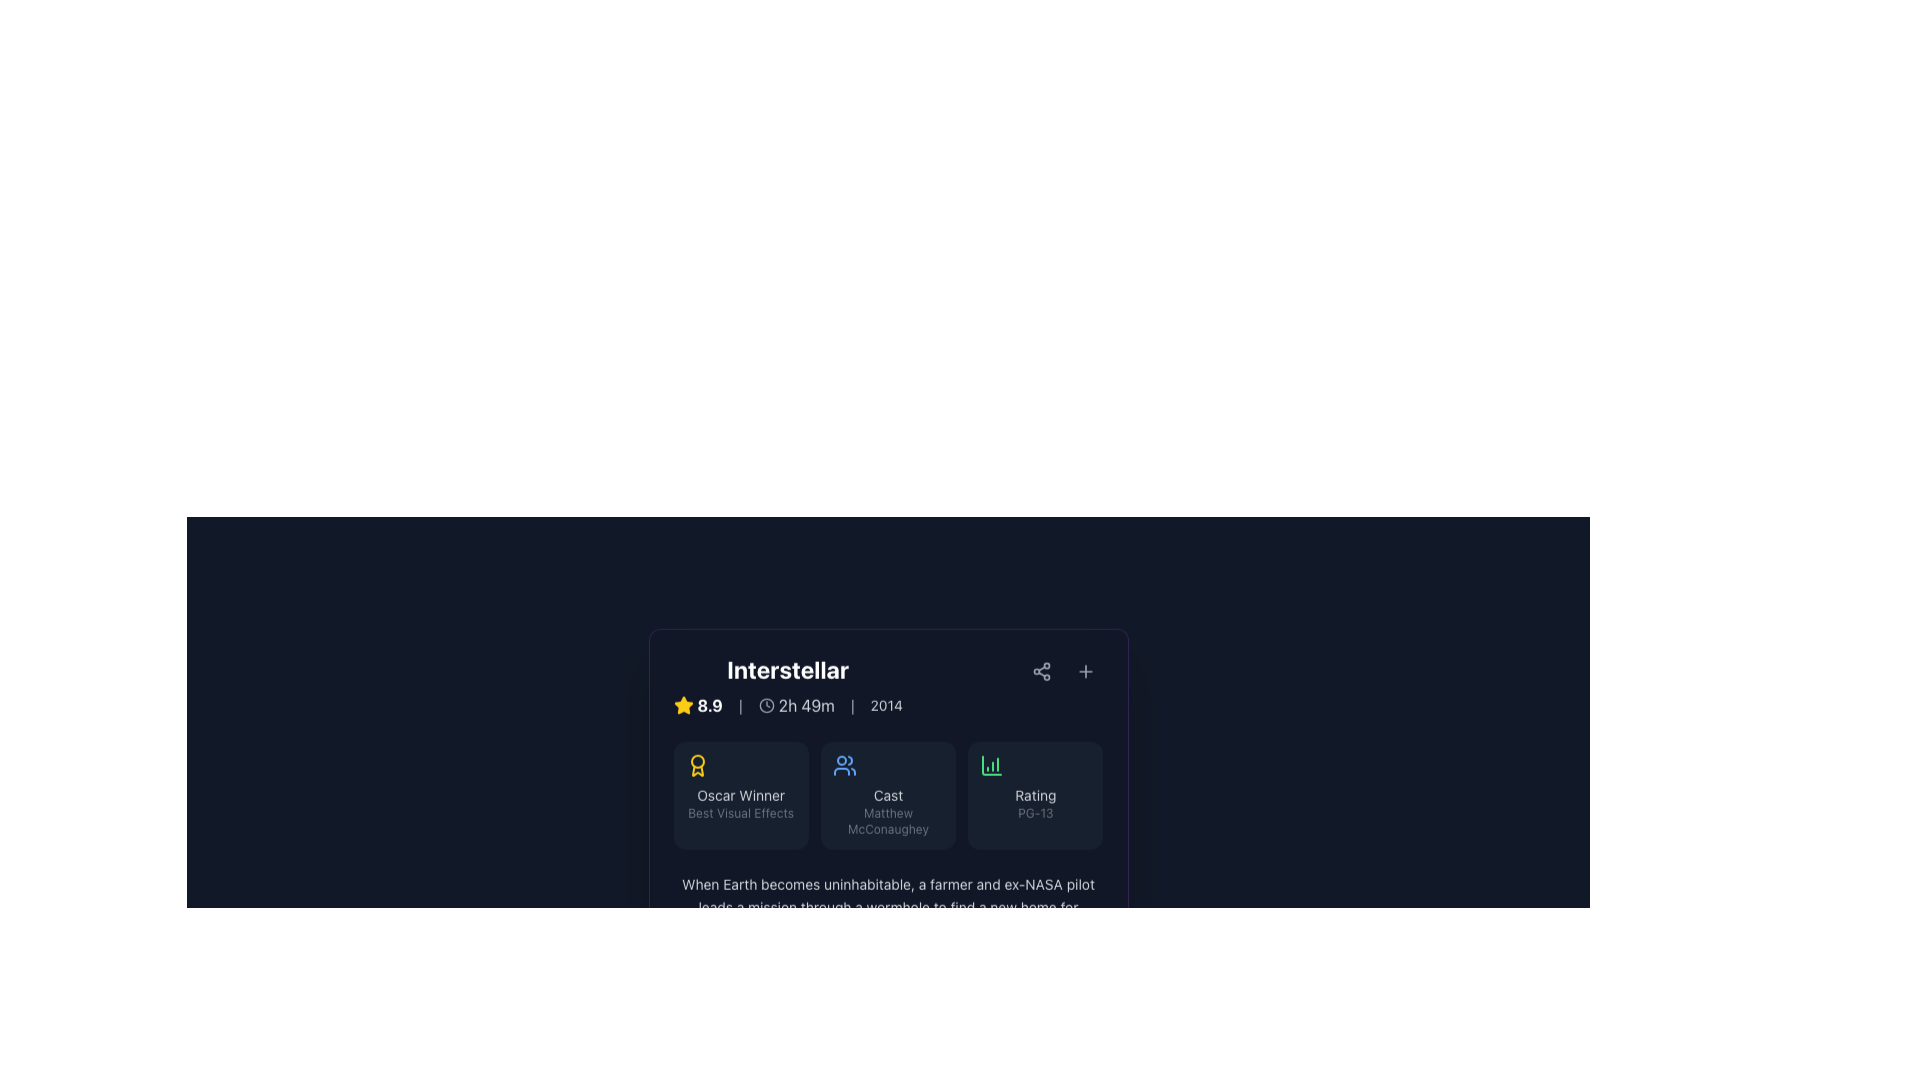 This screenshot has width=1920, height=1080. What do you see at coordinates (806, 704) in the screenshot?
I see `information displayed in the text label showing '2h 49m', which is positioned below the movie title and aligned with other metadata elements` at bounding box center [806, 704].